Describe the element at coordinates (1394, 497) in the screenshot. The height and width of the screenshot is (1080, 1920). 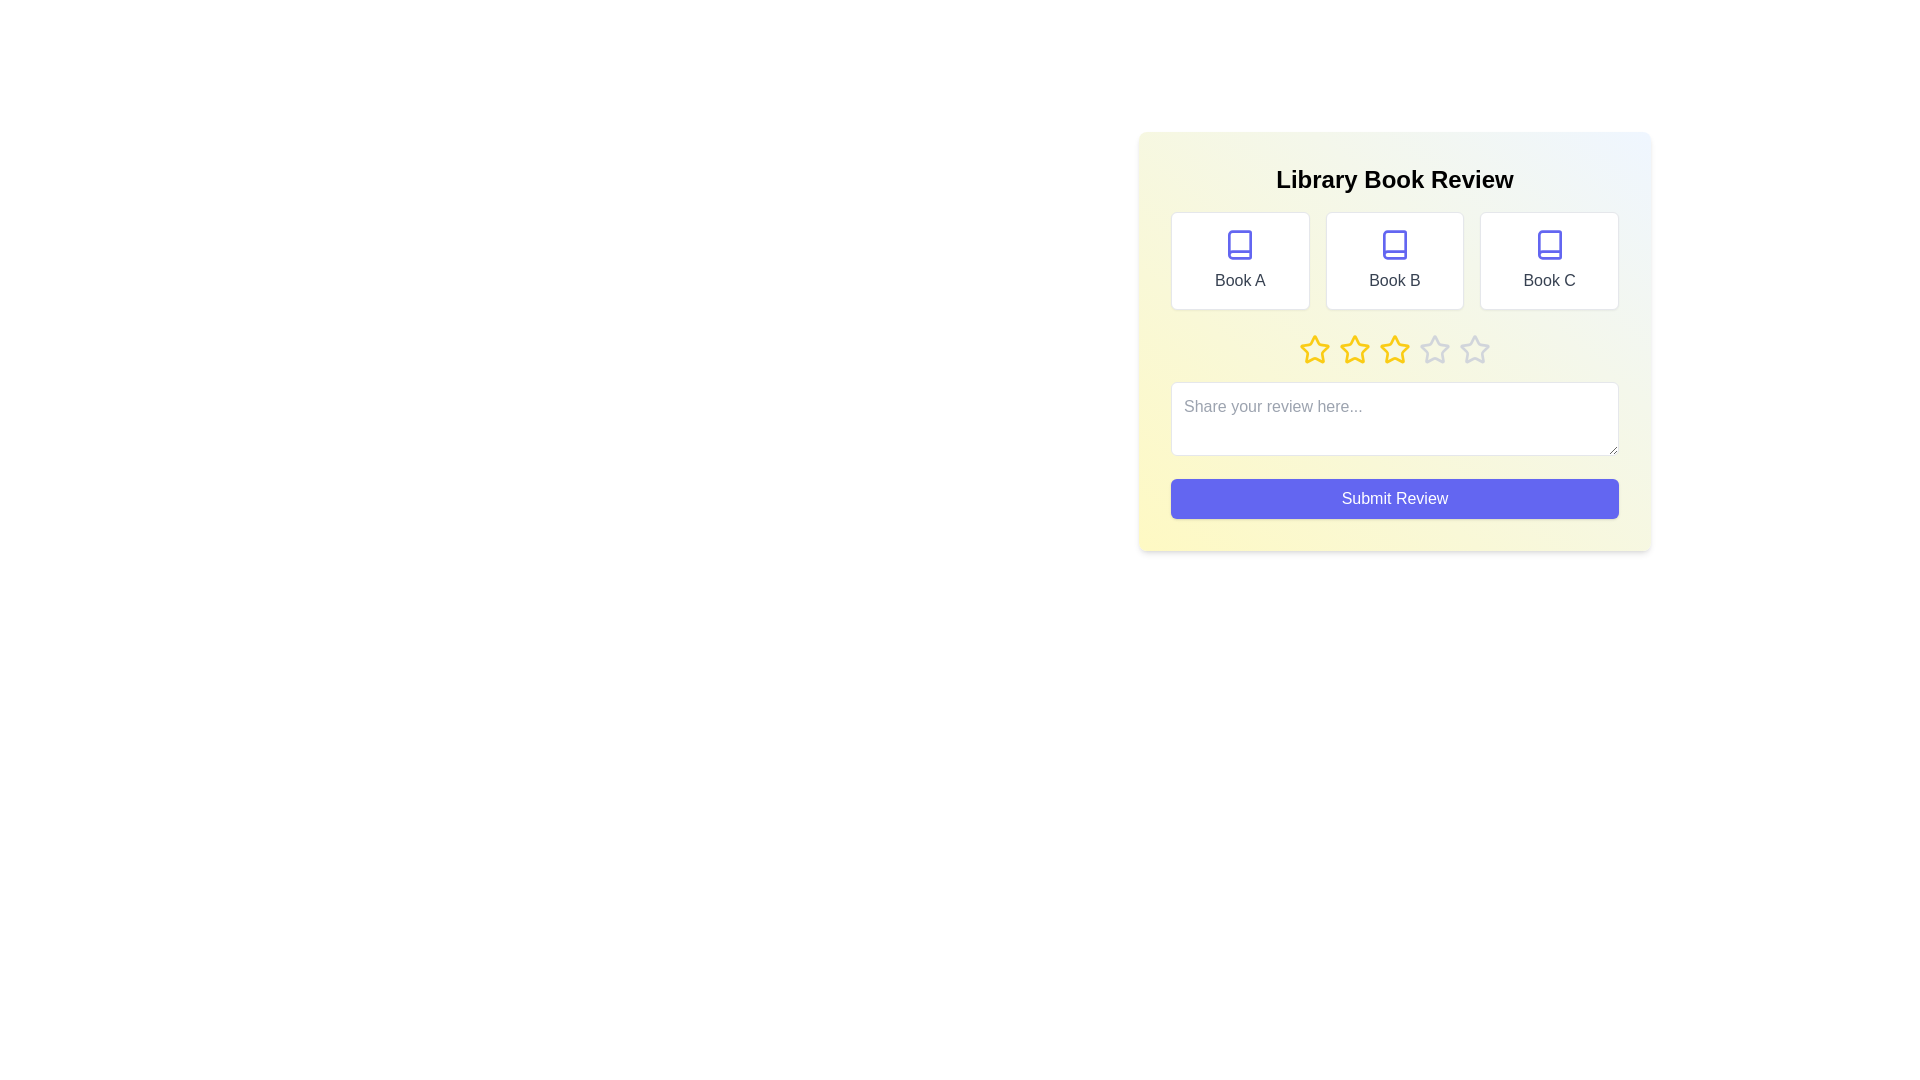
I see `the 'Submit Review' button to submit the review` at that location.